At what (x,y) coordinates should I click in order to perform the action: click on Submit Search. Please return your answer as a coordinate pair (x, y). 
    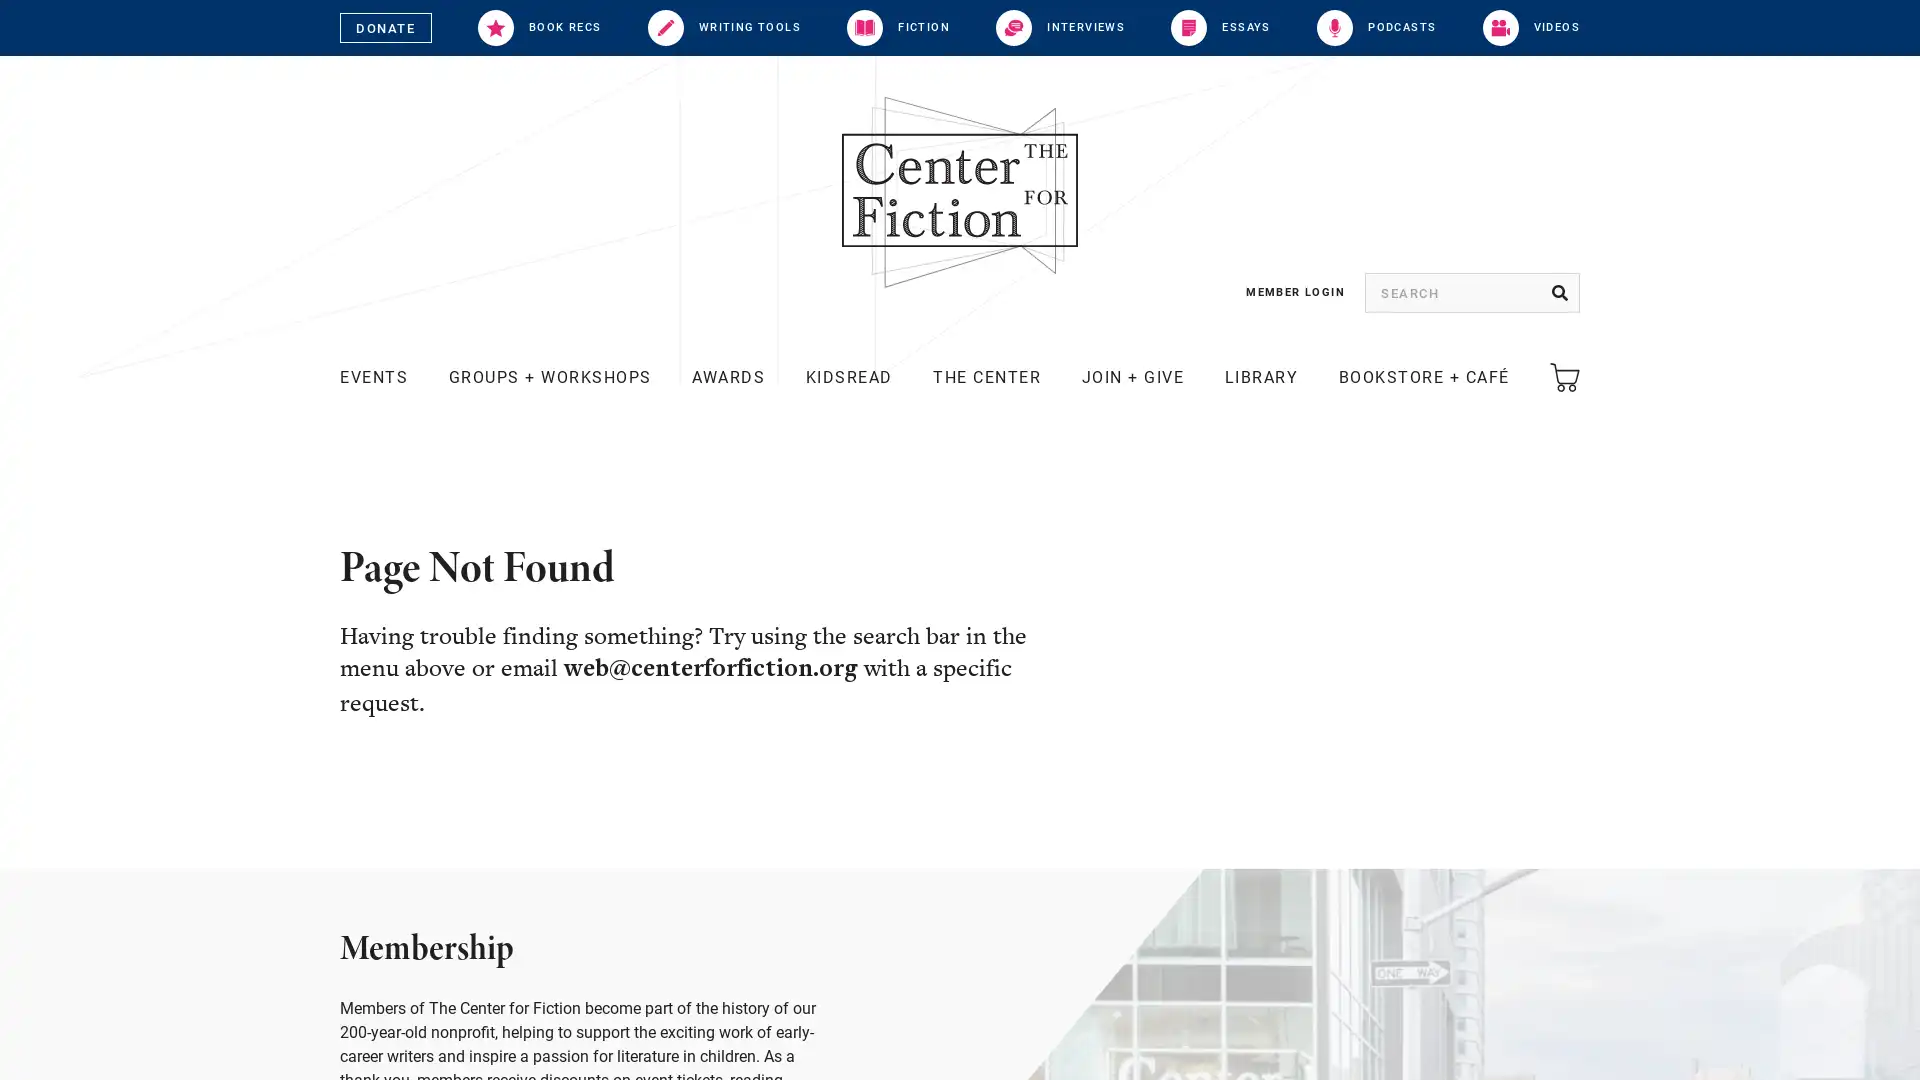
    Looking at the image, I should click on (1559, 293).